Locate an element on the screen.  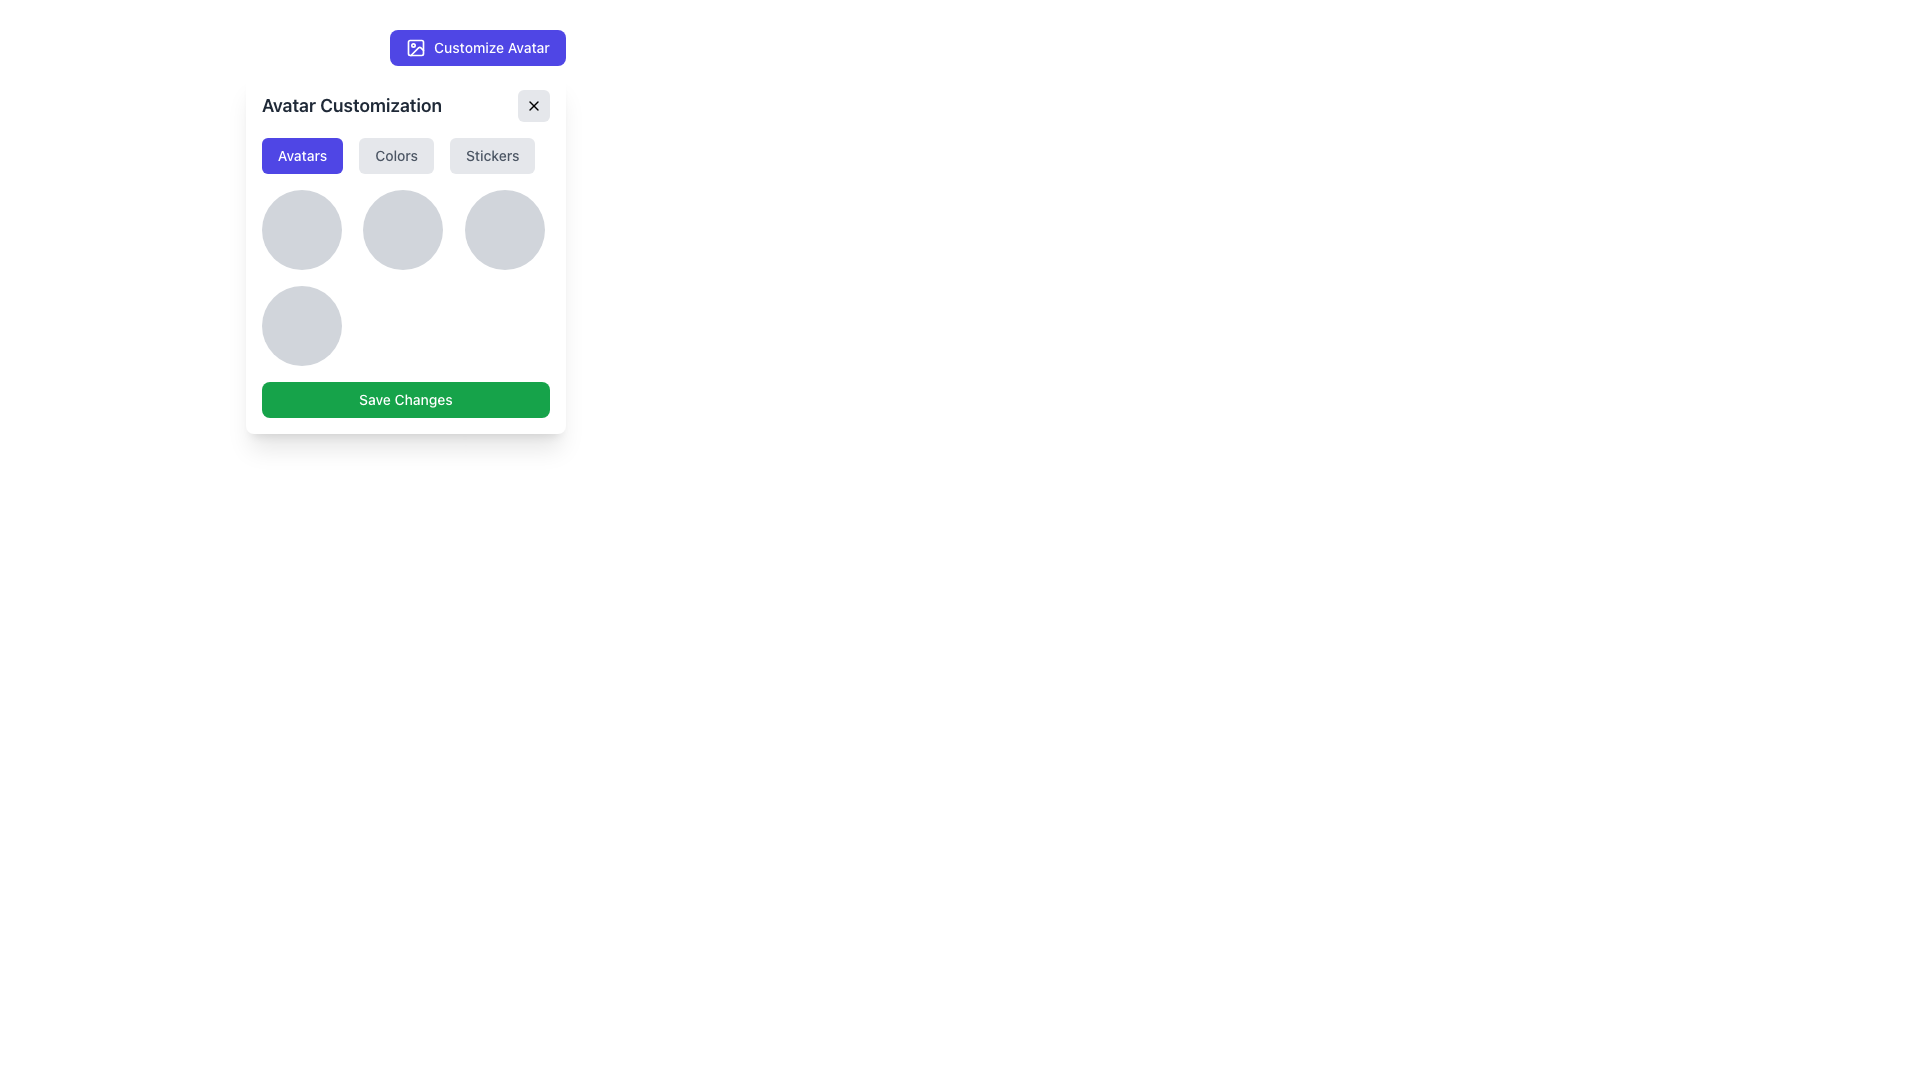
the 'Stickers' button located below the 'Avatar Customization' title is located at coordinates (492, 154).